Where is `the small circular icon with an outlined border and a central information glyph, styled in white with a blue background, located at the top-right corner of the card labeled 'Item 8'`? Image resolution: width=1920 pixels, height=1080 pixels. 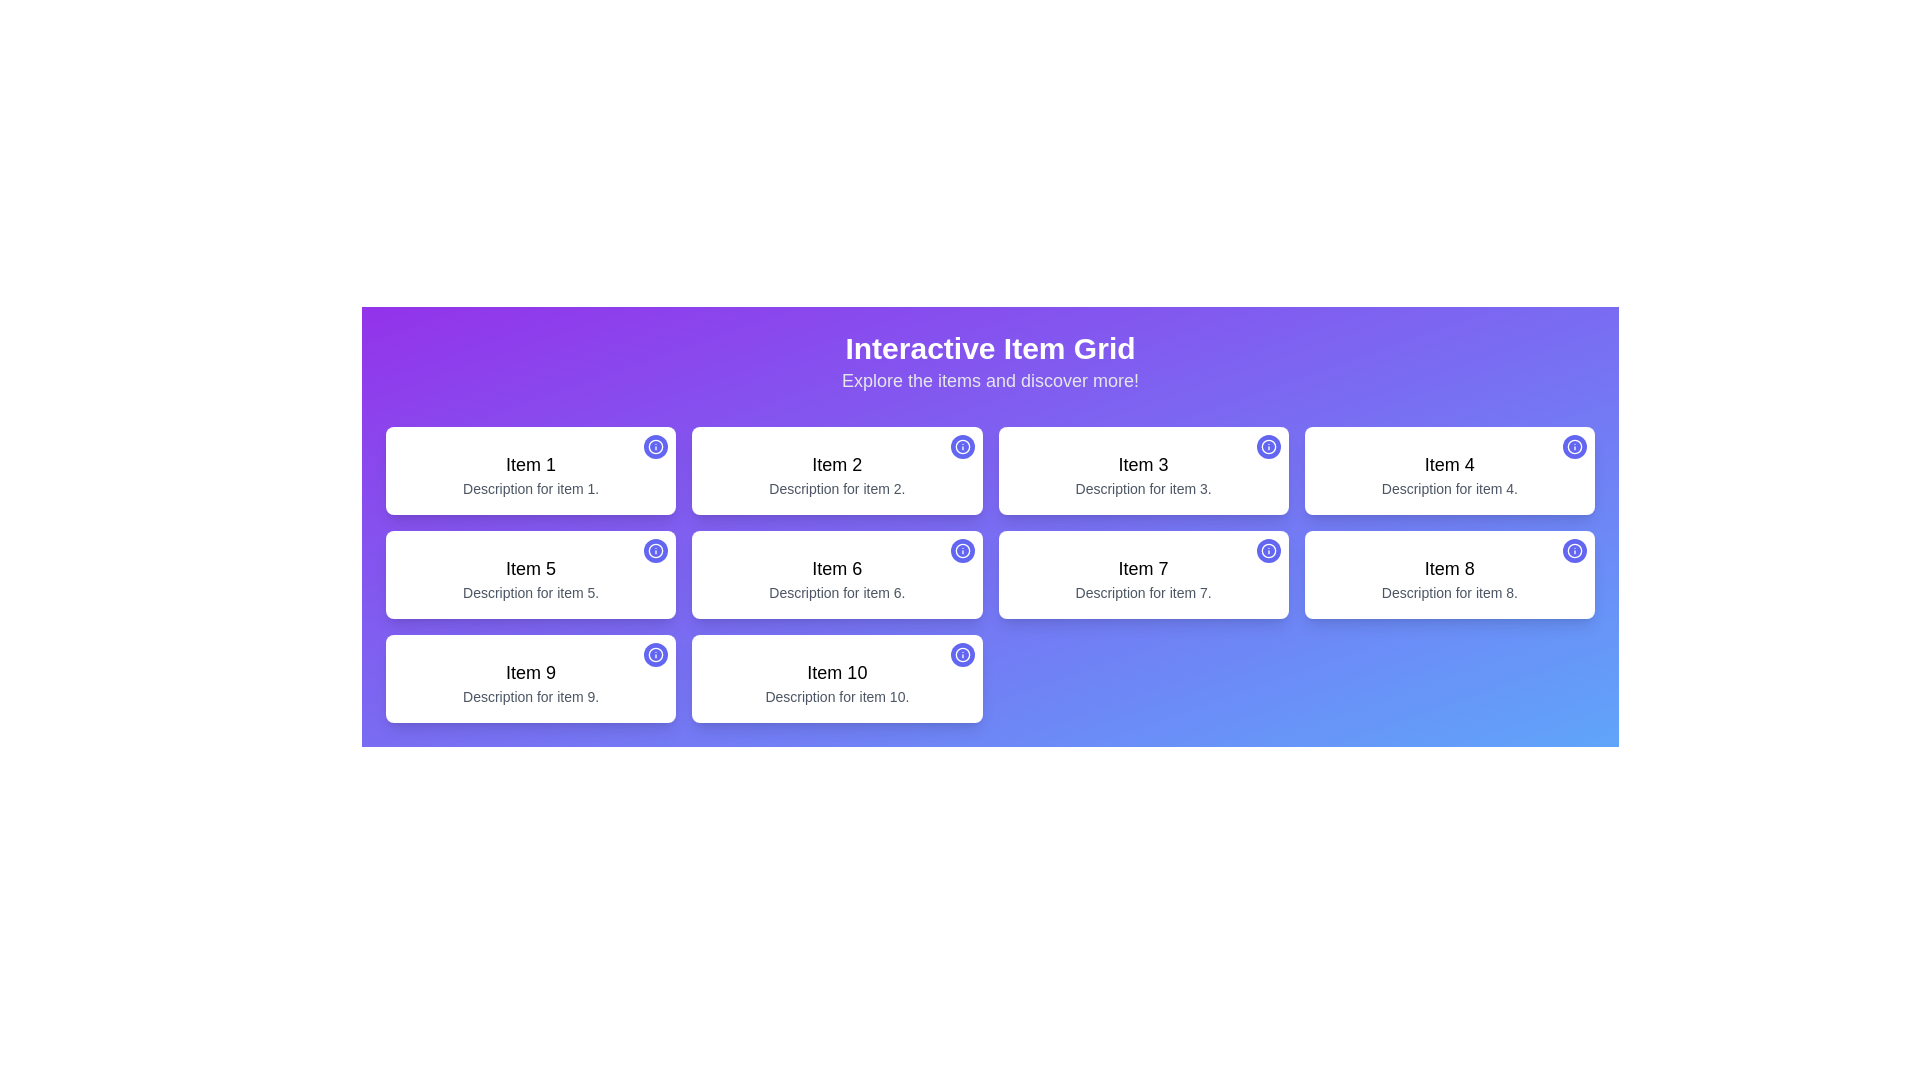 the small circular icon with an outlined border and a central information glyph, styled in white with a blue background, located at the top-right corner of the card labeled 'Item 8' is located at coordinates (1573, 551).